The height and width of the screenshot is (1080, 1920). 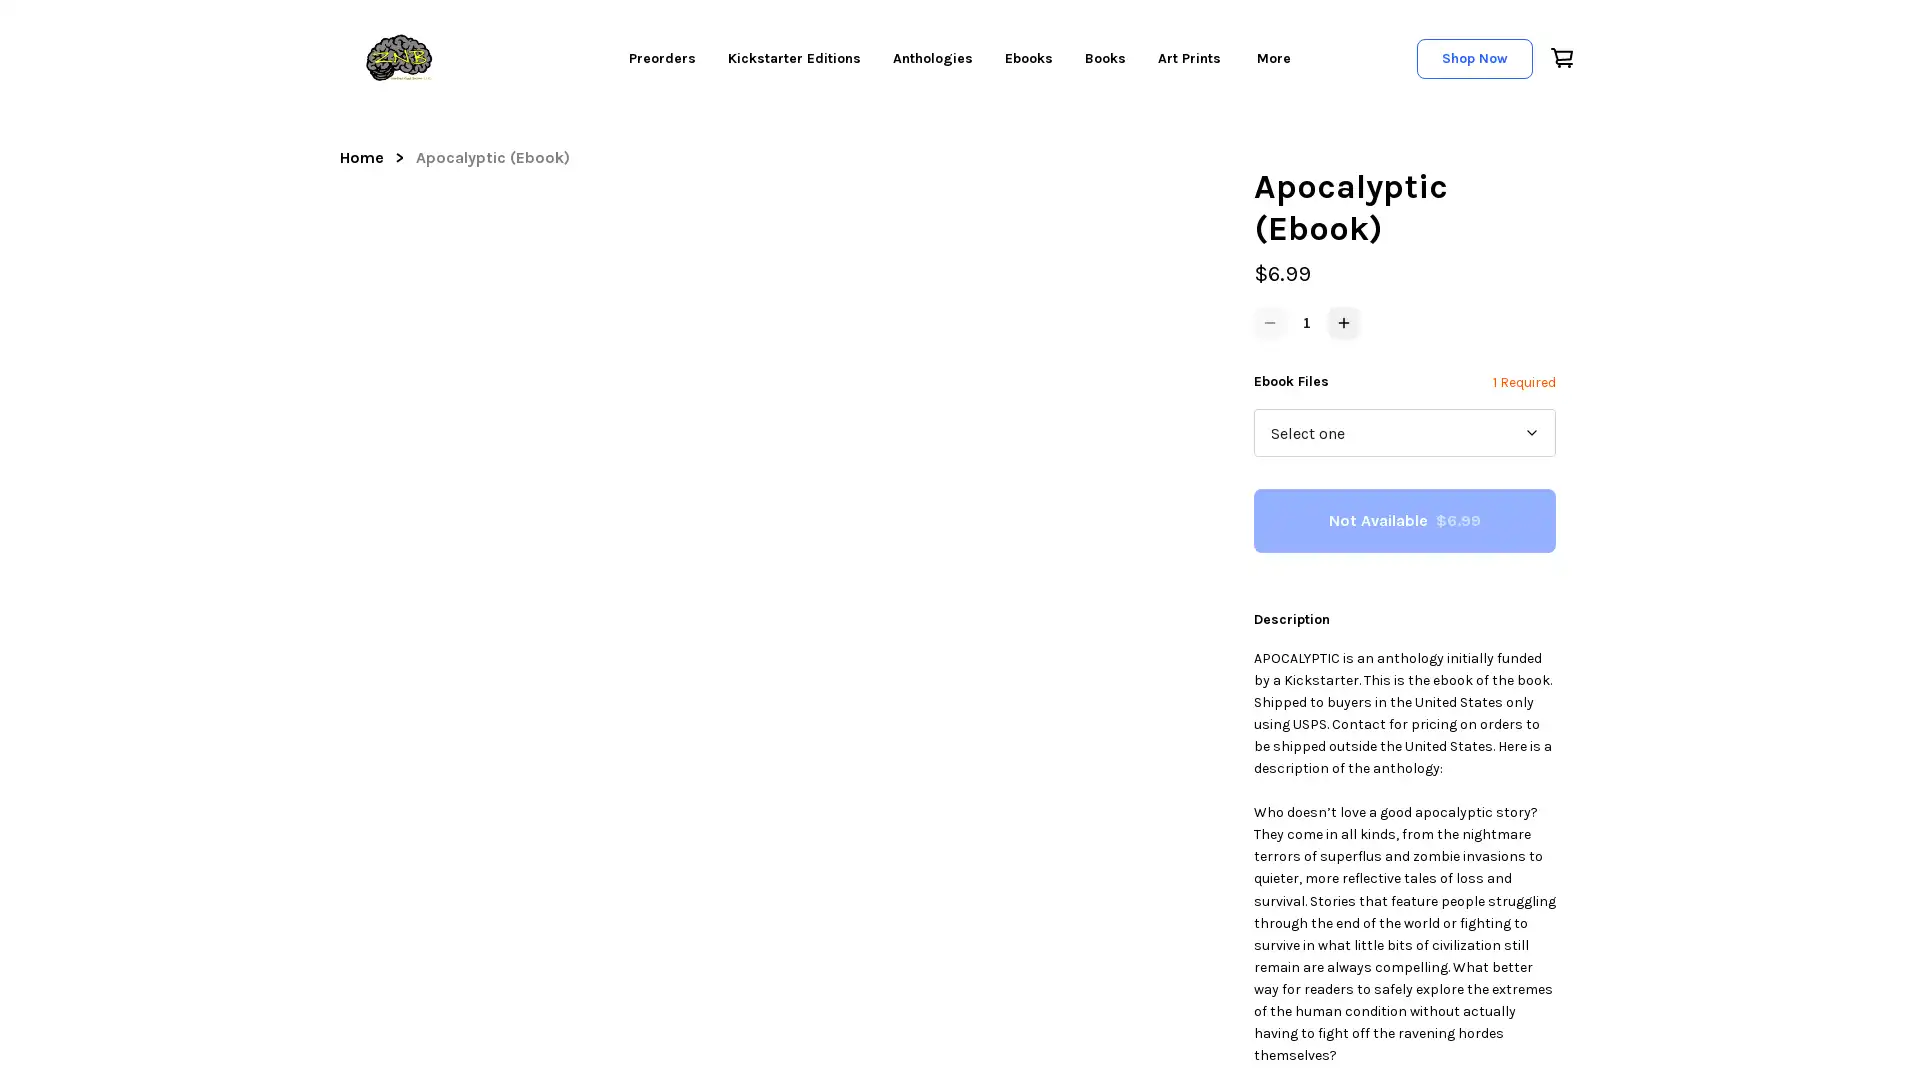 I want to click on Cart icon, so click(x=1559, y=56).